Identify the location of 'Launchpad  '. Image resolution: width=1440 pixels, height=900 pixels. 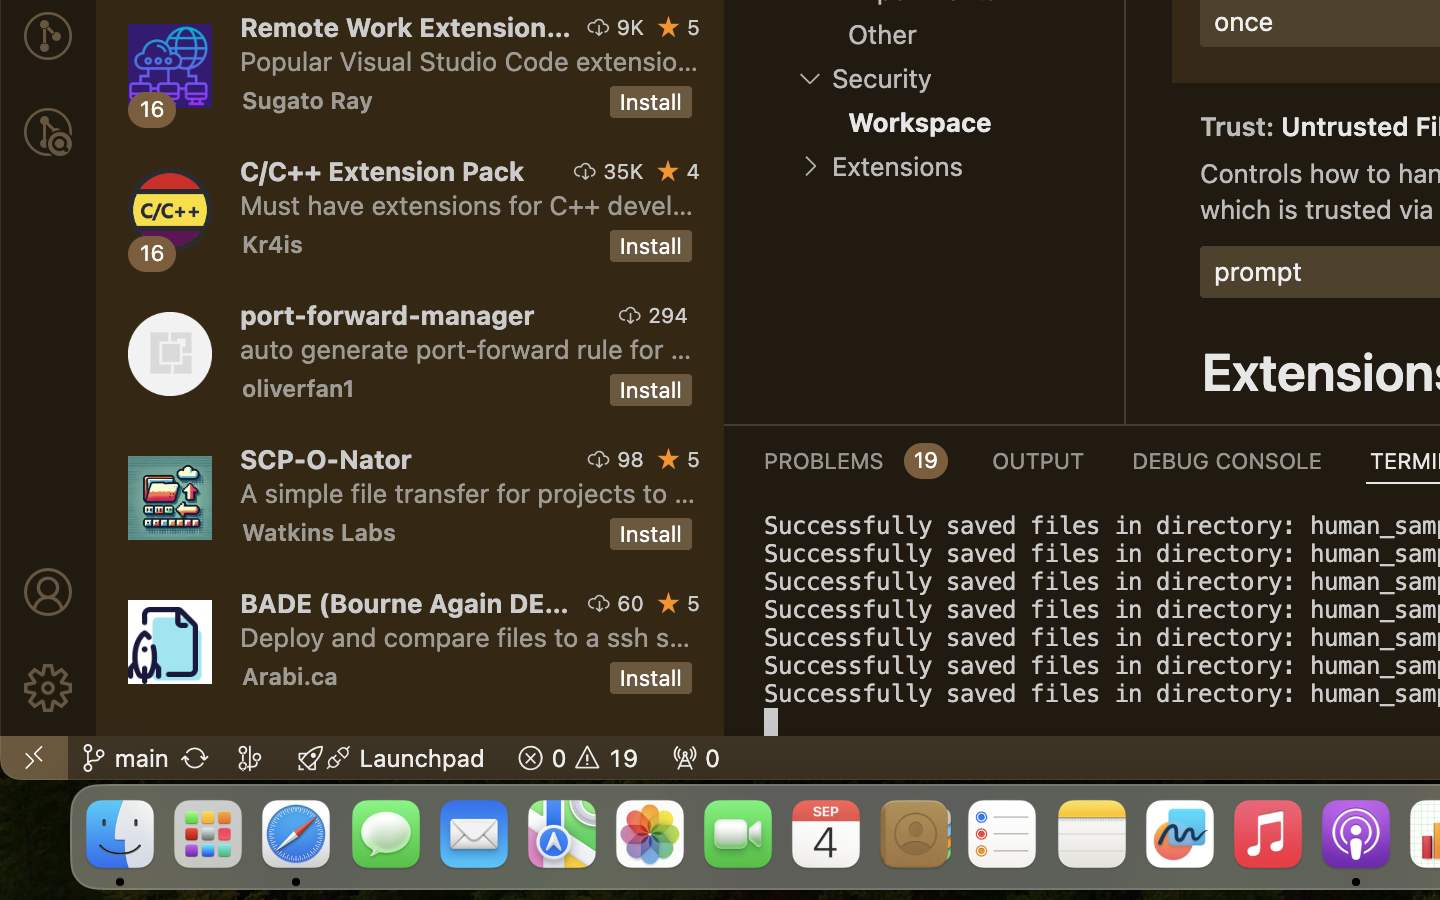
(389, 756).